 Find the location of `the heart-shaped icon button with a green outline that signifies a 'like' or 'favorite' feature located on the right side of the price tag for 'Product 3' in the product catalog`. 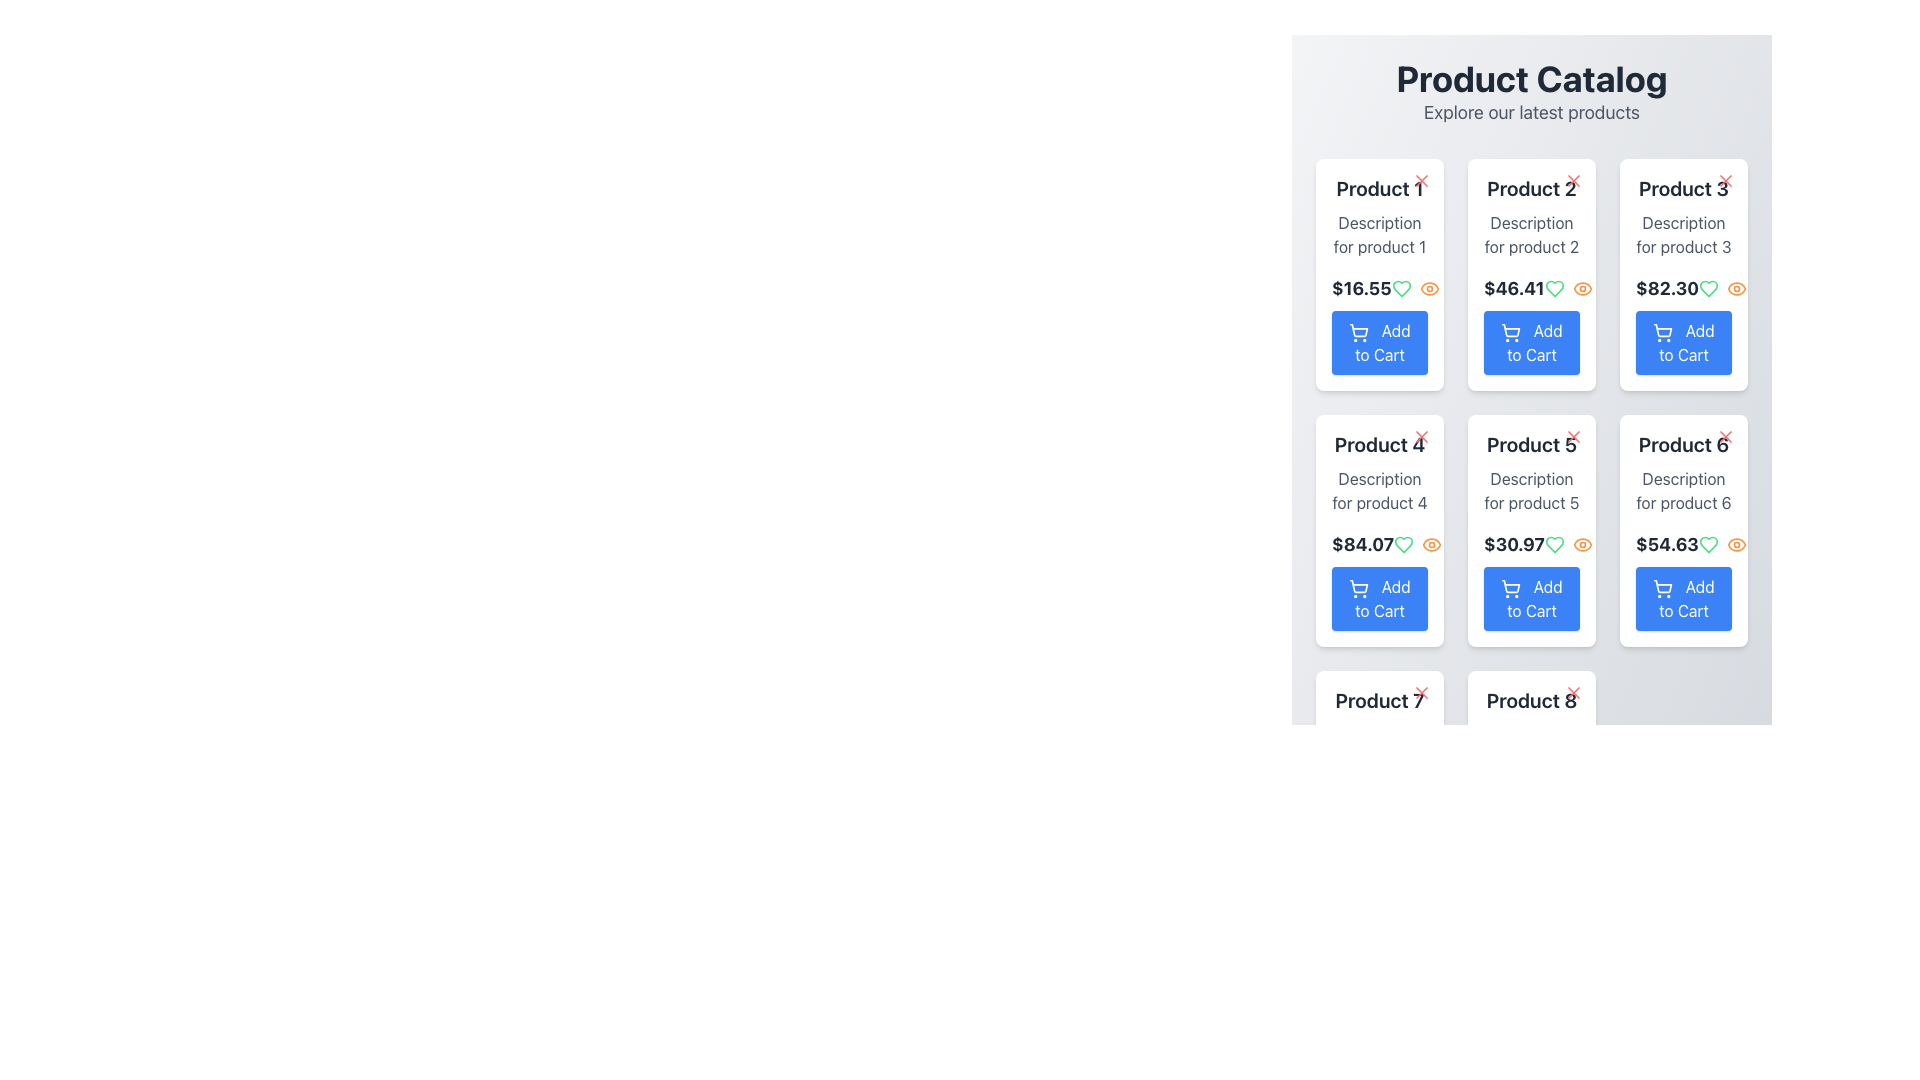

the heart-shaped icon button with a green outline that signifies a 'like' or 'favorite' feature located on the right side of the price tag for 'Product 3' in the product catalog is located at coordinates (1708, 289).